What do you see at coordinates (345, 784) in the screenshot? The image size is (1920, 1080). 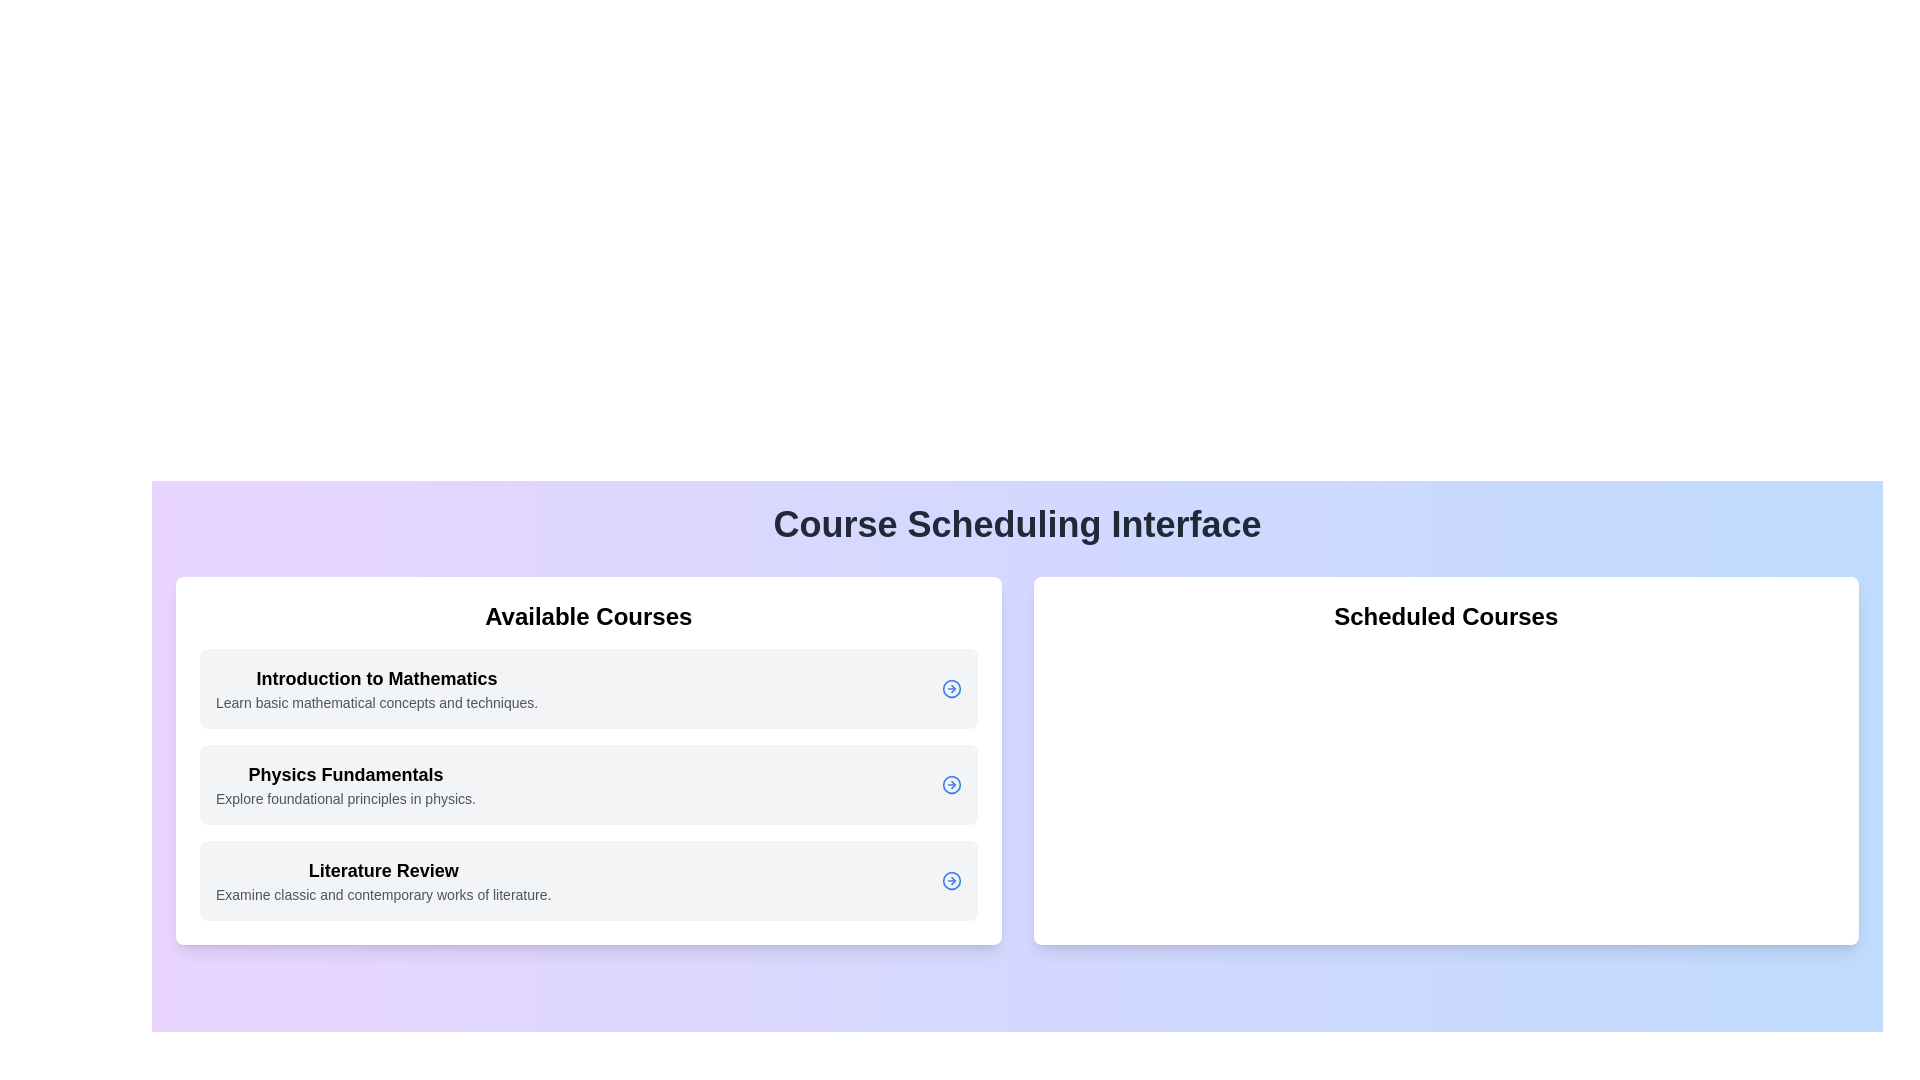 I see `to select the course titled 'Physics Fundamentals' from the 'Available Courses' section, which is the second entry in the course list` at bounding box center [345, 784].